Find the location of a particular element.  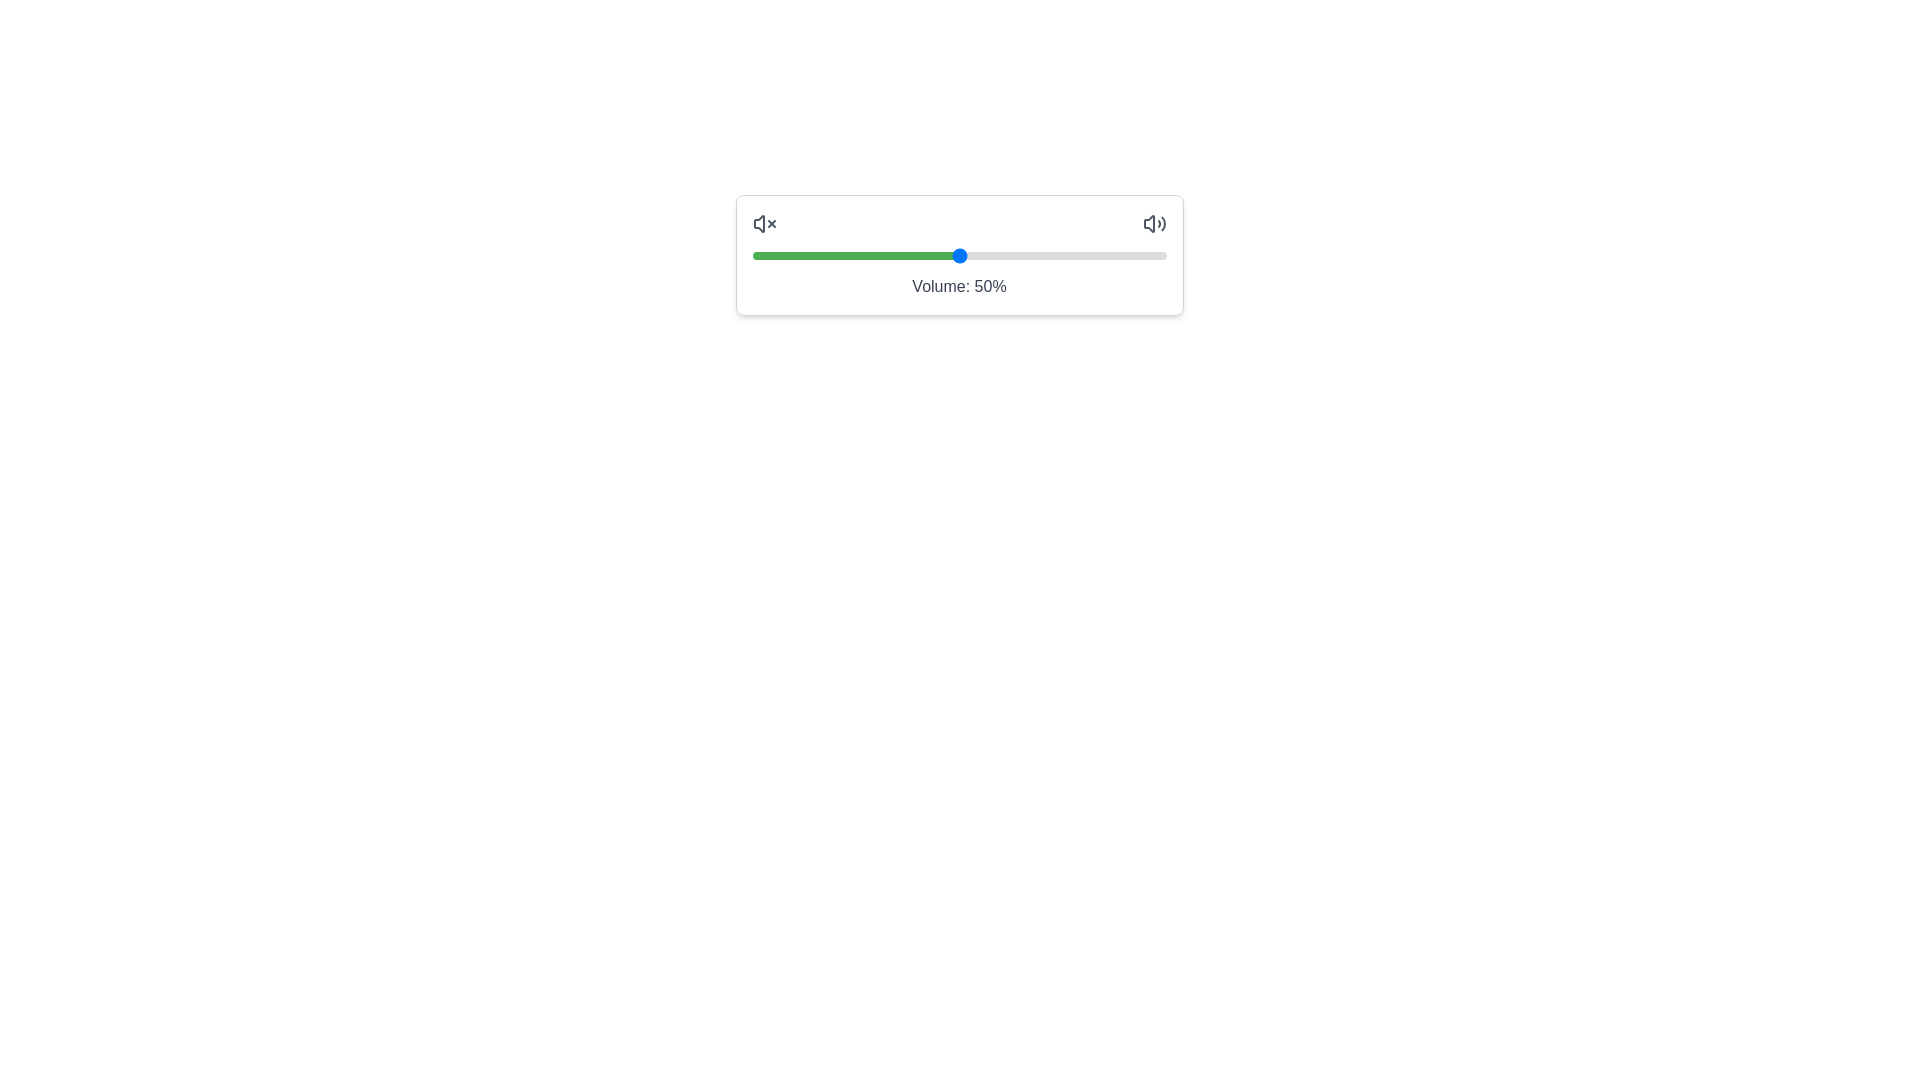

the slider is located at coordinates (925, 254).